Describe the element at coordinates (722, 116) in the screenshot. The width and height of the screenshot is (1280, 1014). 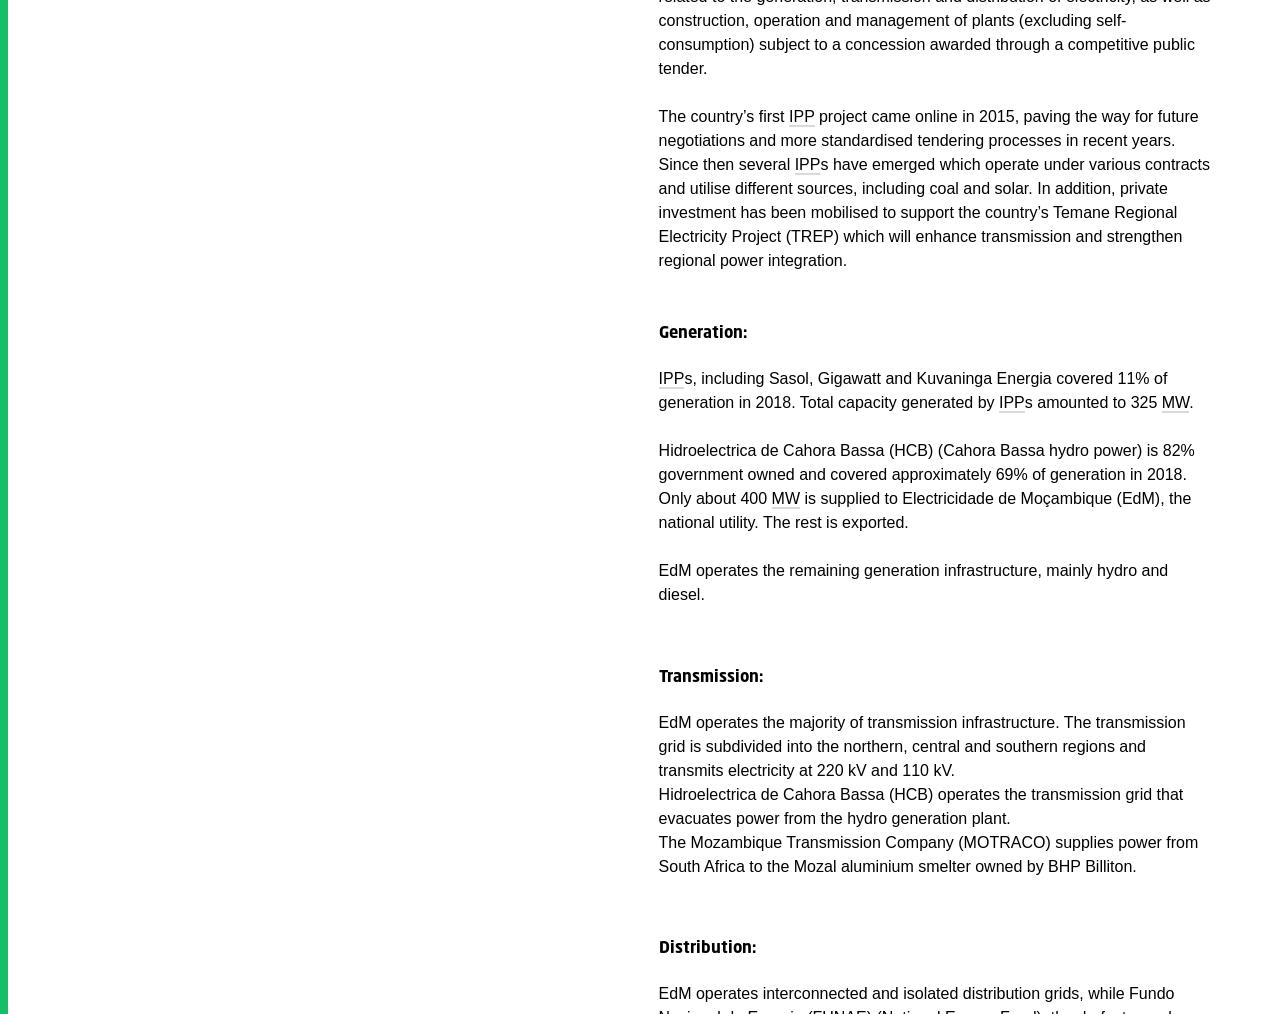
I see `'The country’s first'` at that location.